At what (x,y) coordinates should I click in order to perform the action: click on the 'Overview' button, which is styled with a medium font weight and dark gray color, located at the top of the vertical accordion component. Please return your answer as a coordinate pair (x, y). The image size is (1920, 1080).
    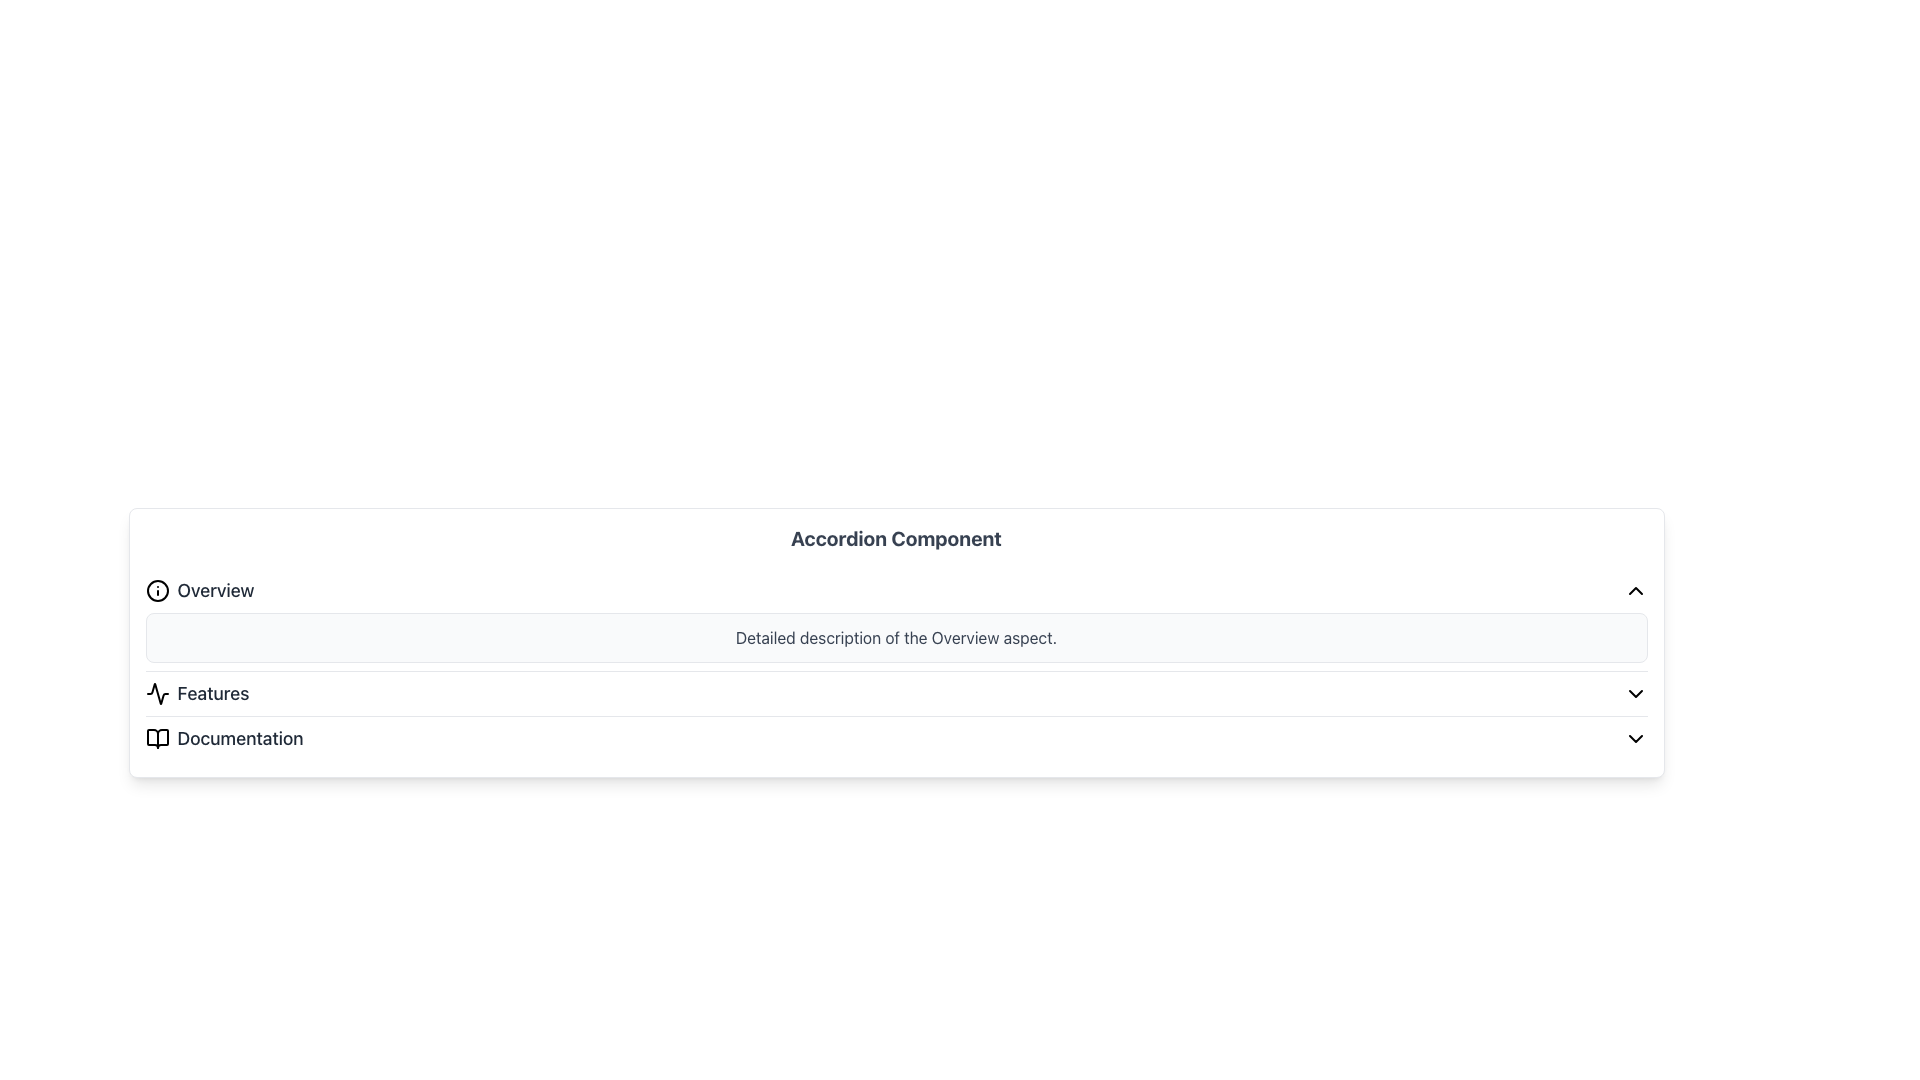
    Looking at the image, I should click on (200, 589).